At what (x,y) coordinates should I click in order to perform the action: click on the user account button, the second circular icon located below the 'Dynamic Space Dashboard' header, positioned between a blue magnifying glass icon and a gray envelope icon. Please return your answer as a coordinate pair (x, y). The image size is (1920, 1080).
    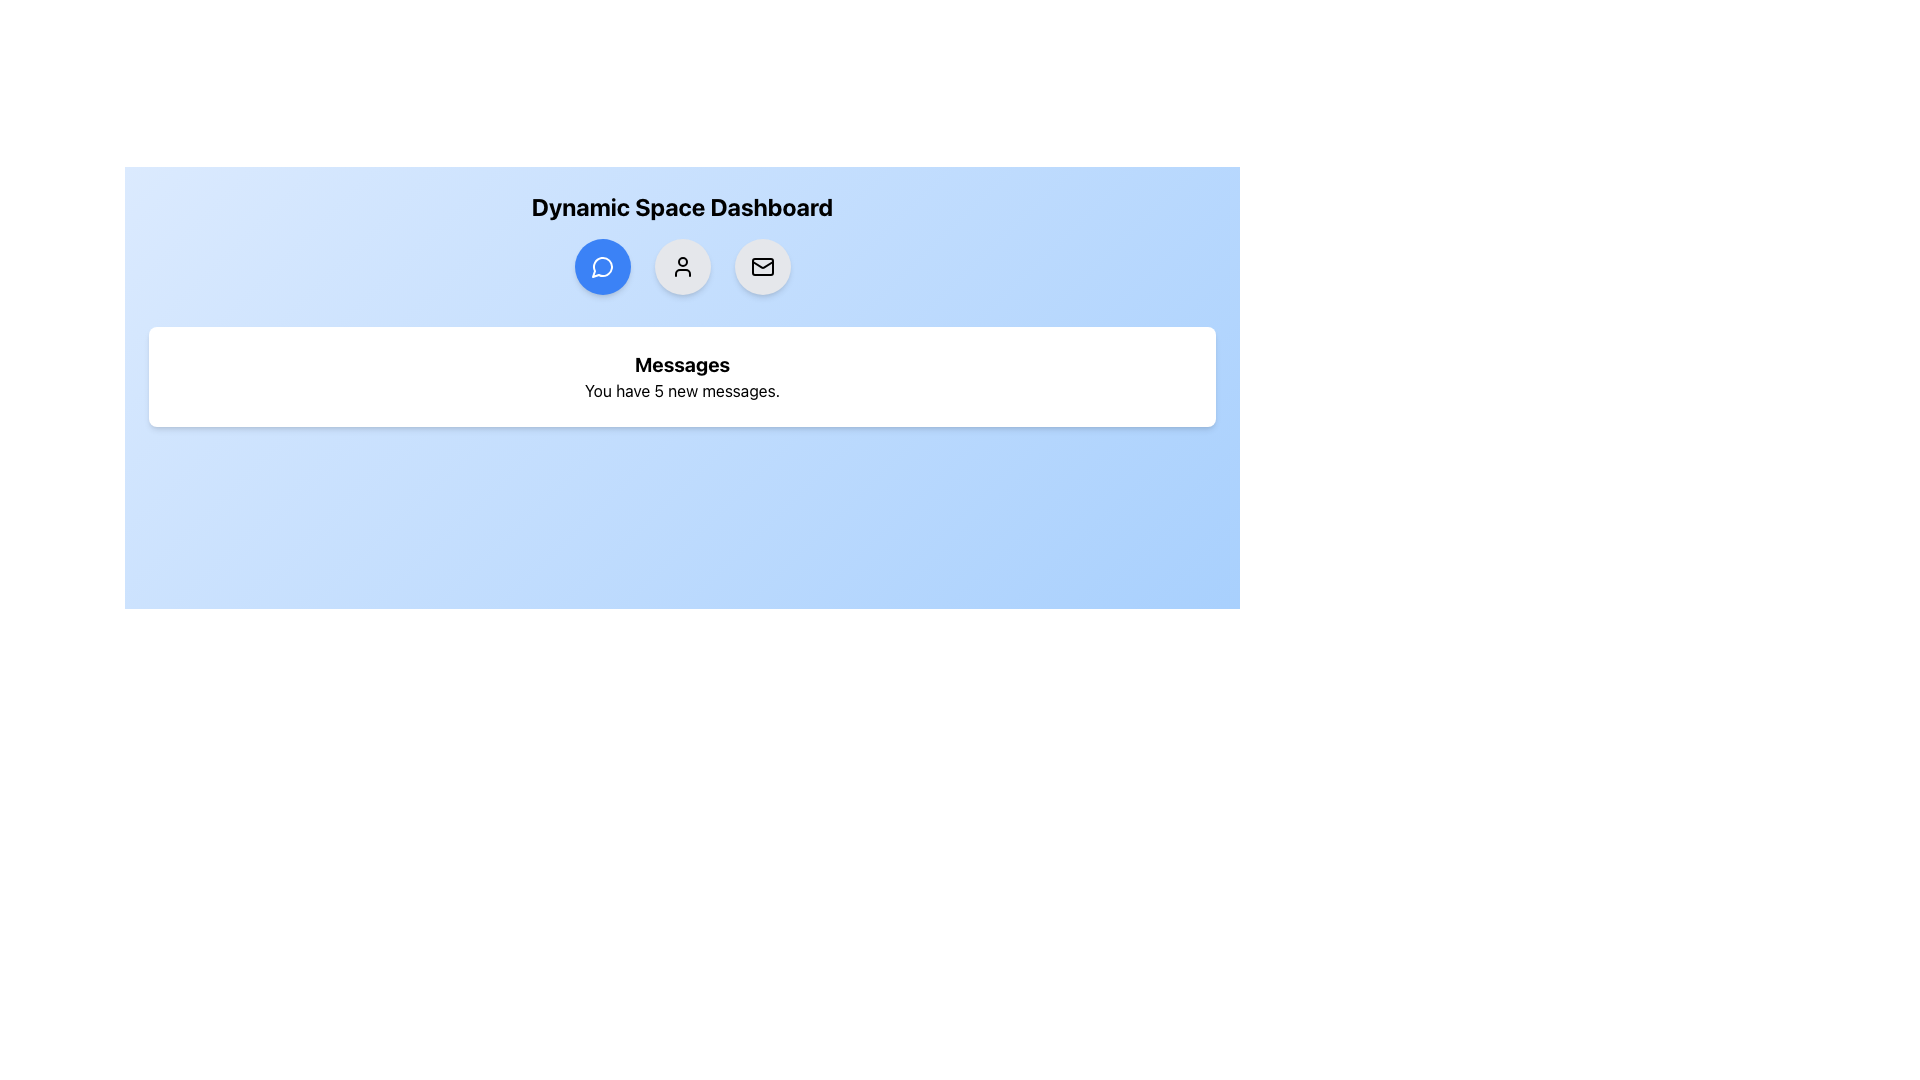
    Looking at the image, I should click on (682, 265).